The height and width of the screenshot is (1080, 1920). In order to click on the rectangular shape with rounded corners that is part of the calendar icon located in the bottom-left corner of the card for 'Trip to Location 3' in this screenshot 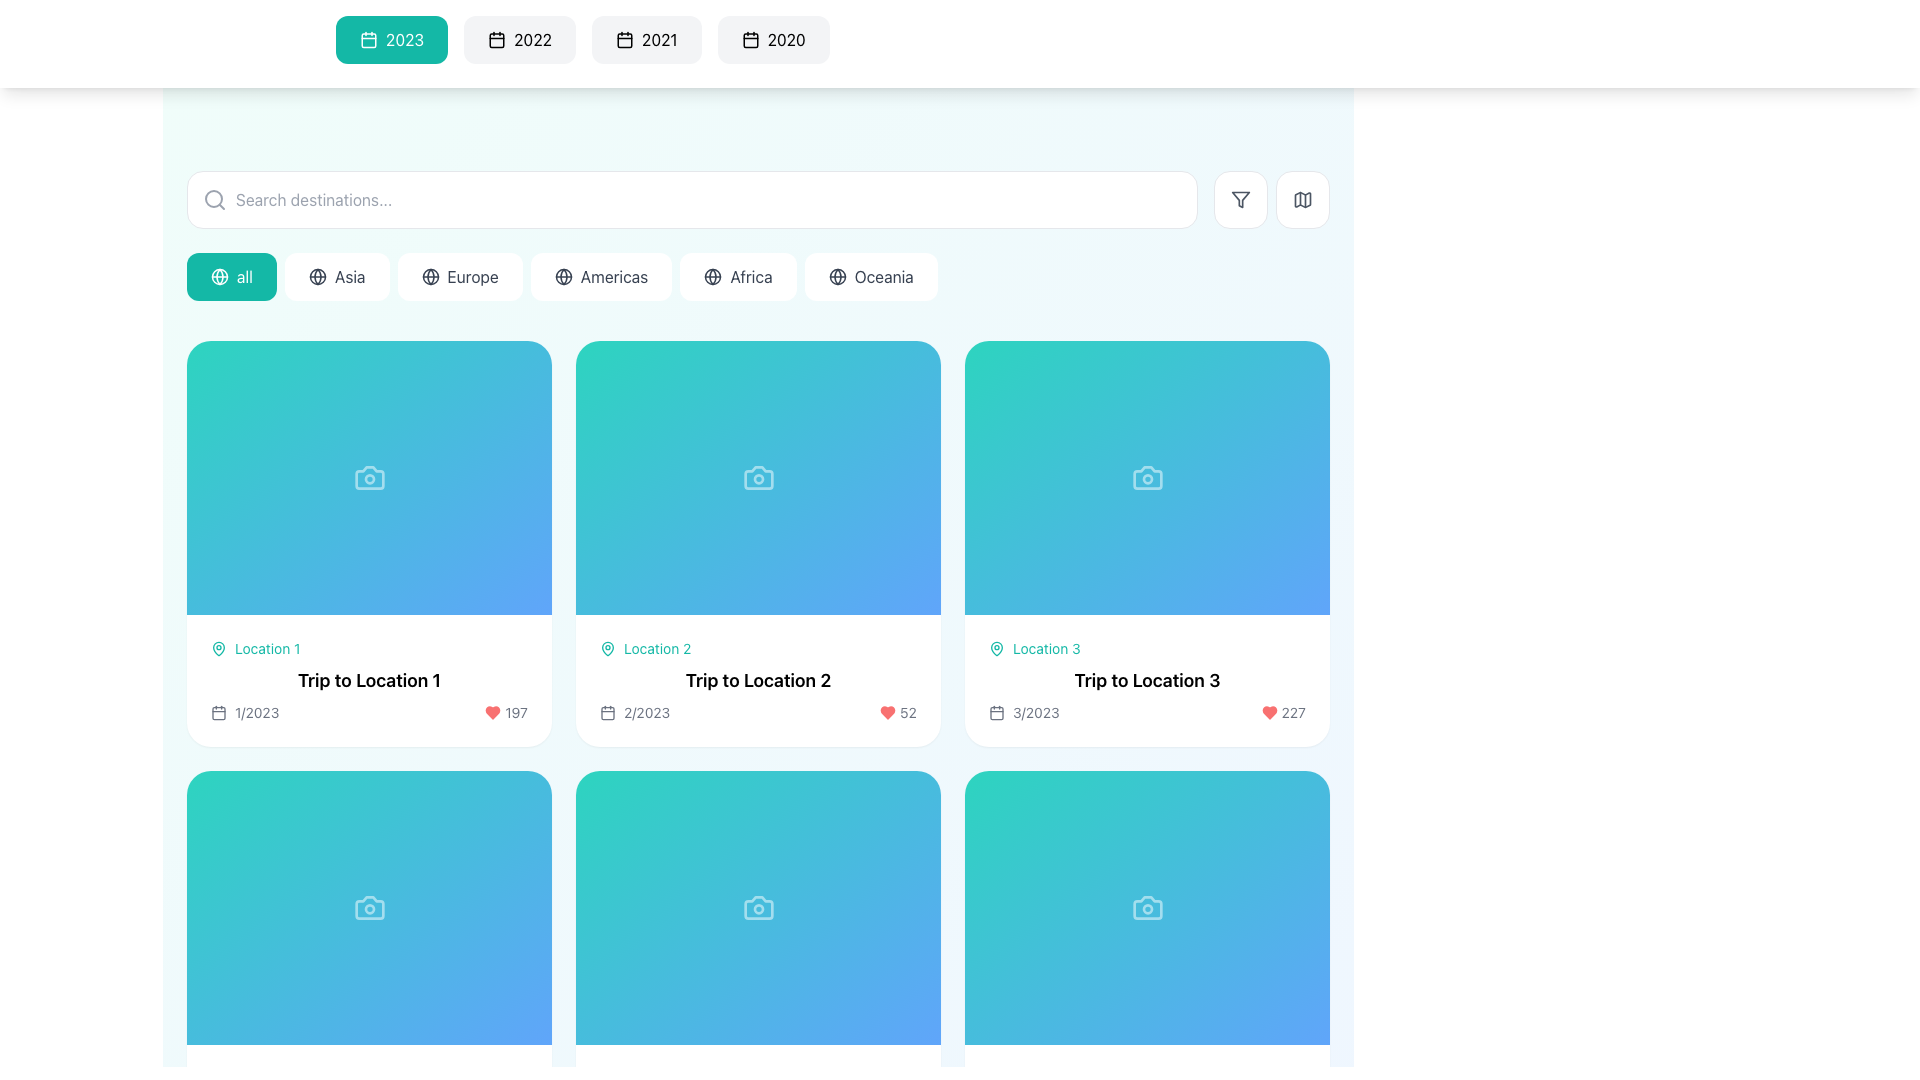, I will do `click(997, 712)`.